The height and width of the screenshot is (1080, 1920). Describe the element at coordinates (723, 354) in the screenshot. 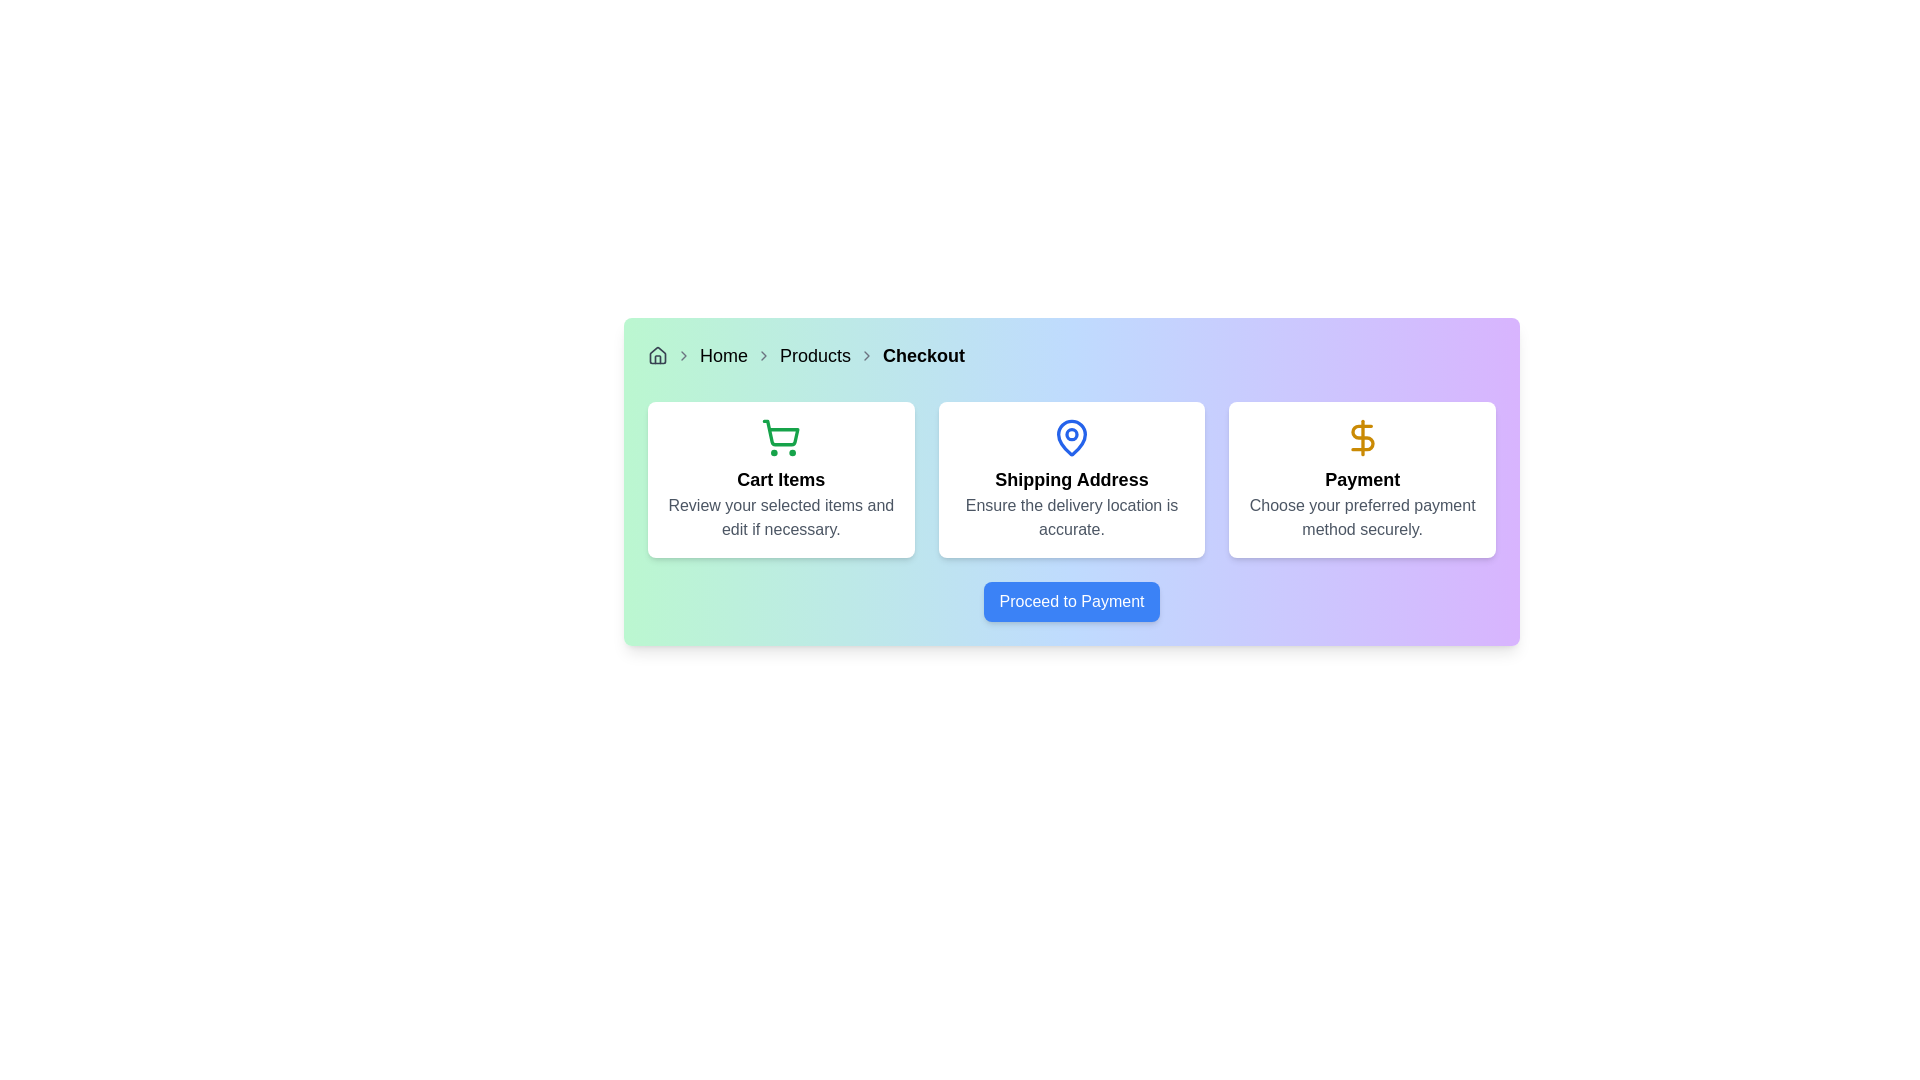

I see `the 'Home' hyperlink label in the breadcrumb navigation bar` at that location.